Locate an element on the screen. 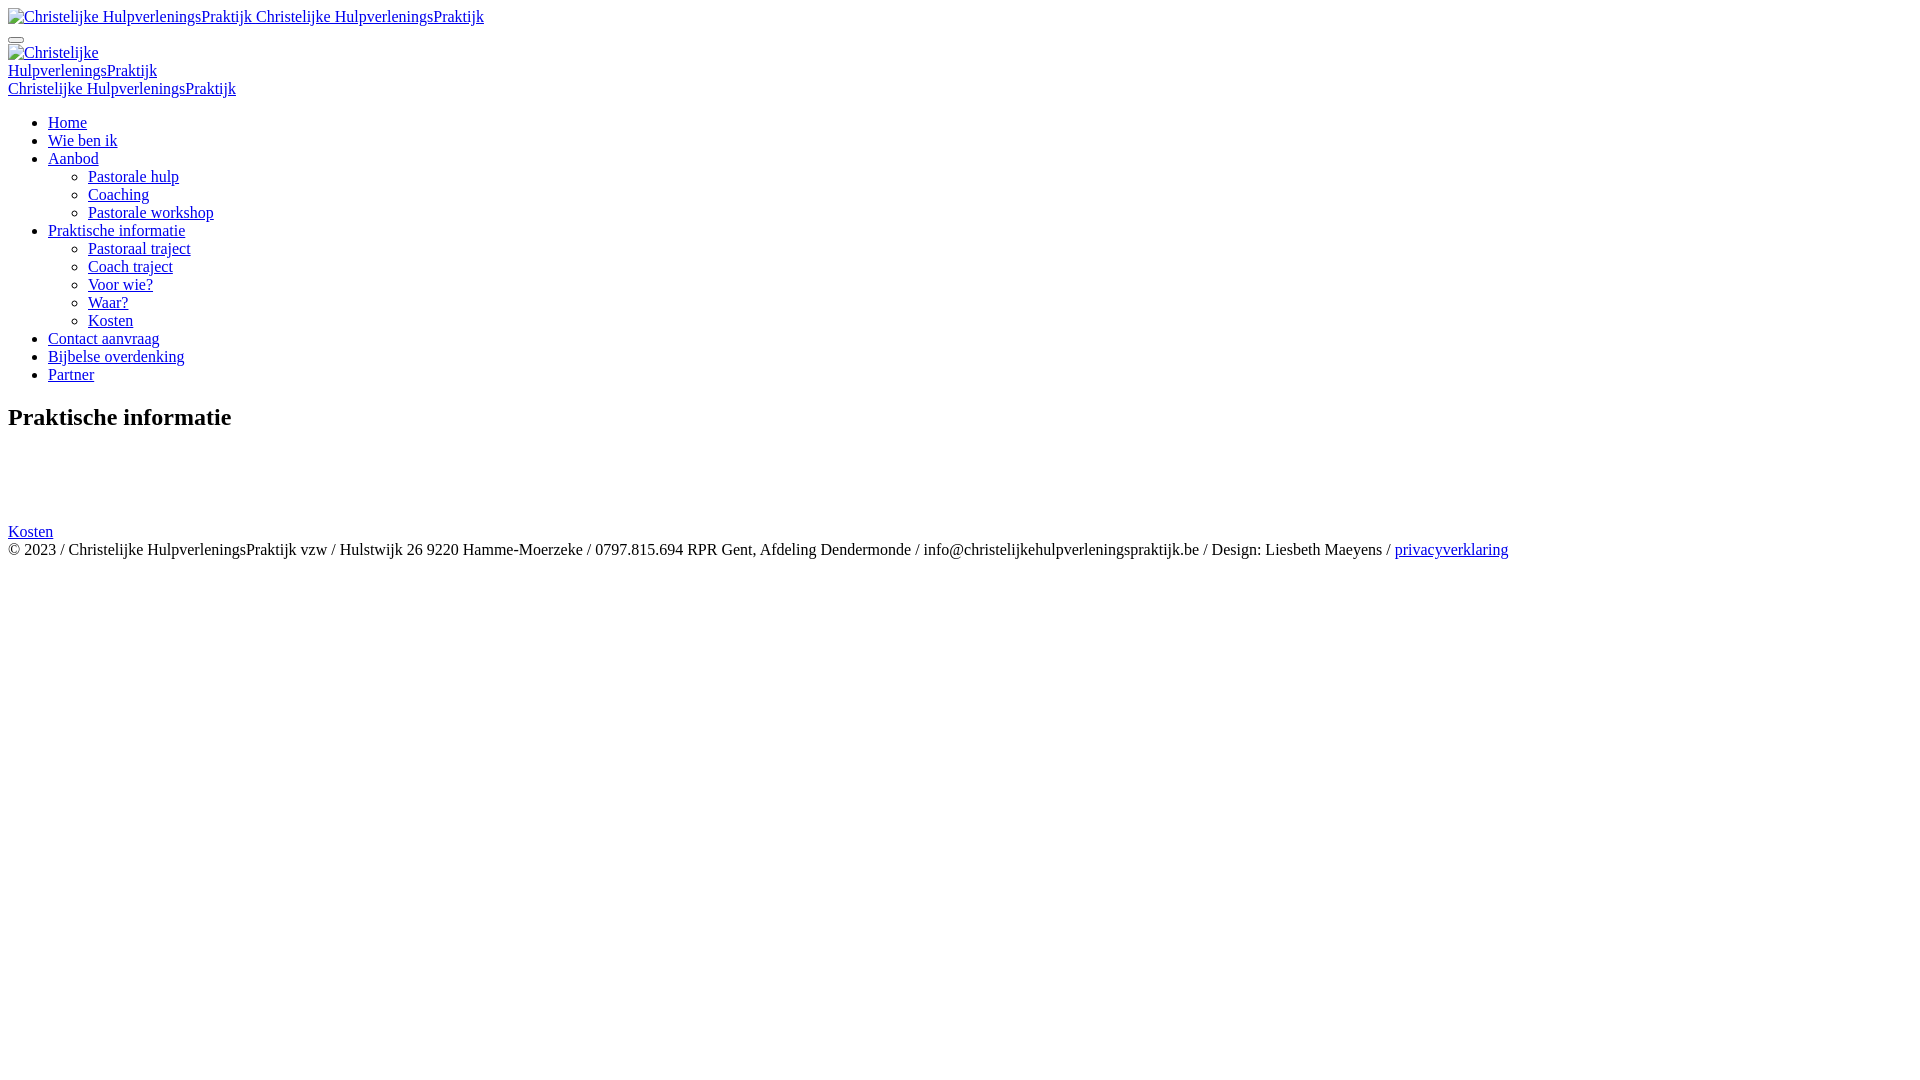 The height and width of the screenshot is (1080, 1920). 'Pastoraal traject' is located at coordinates (960, 459).